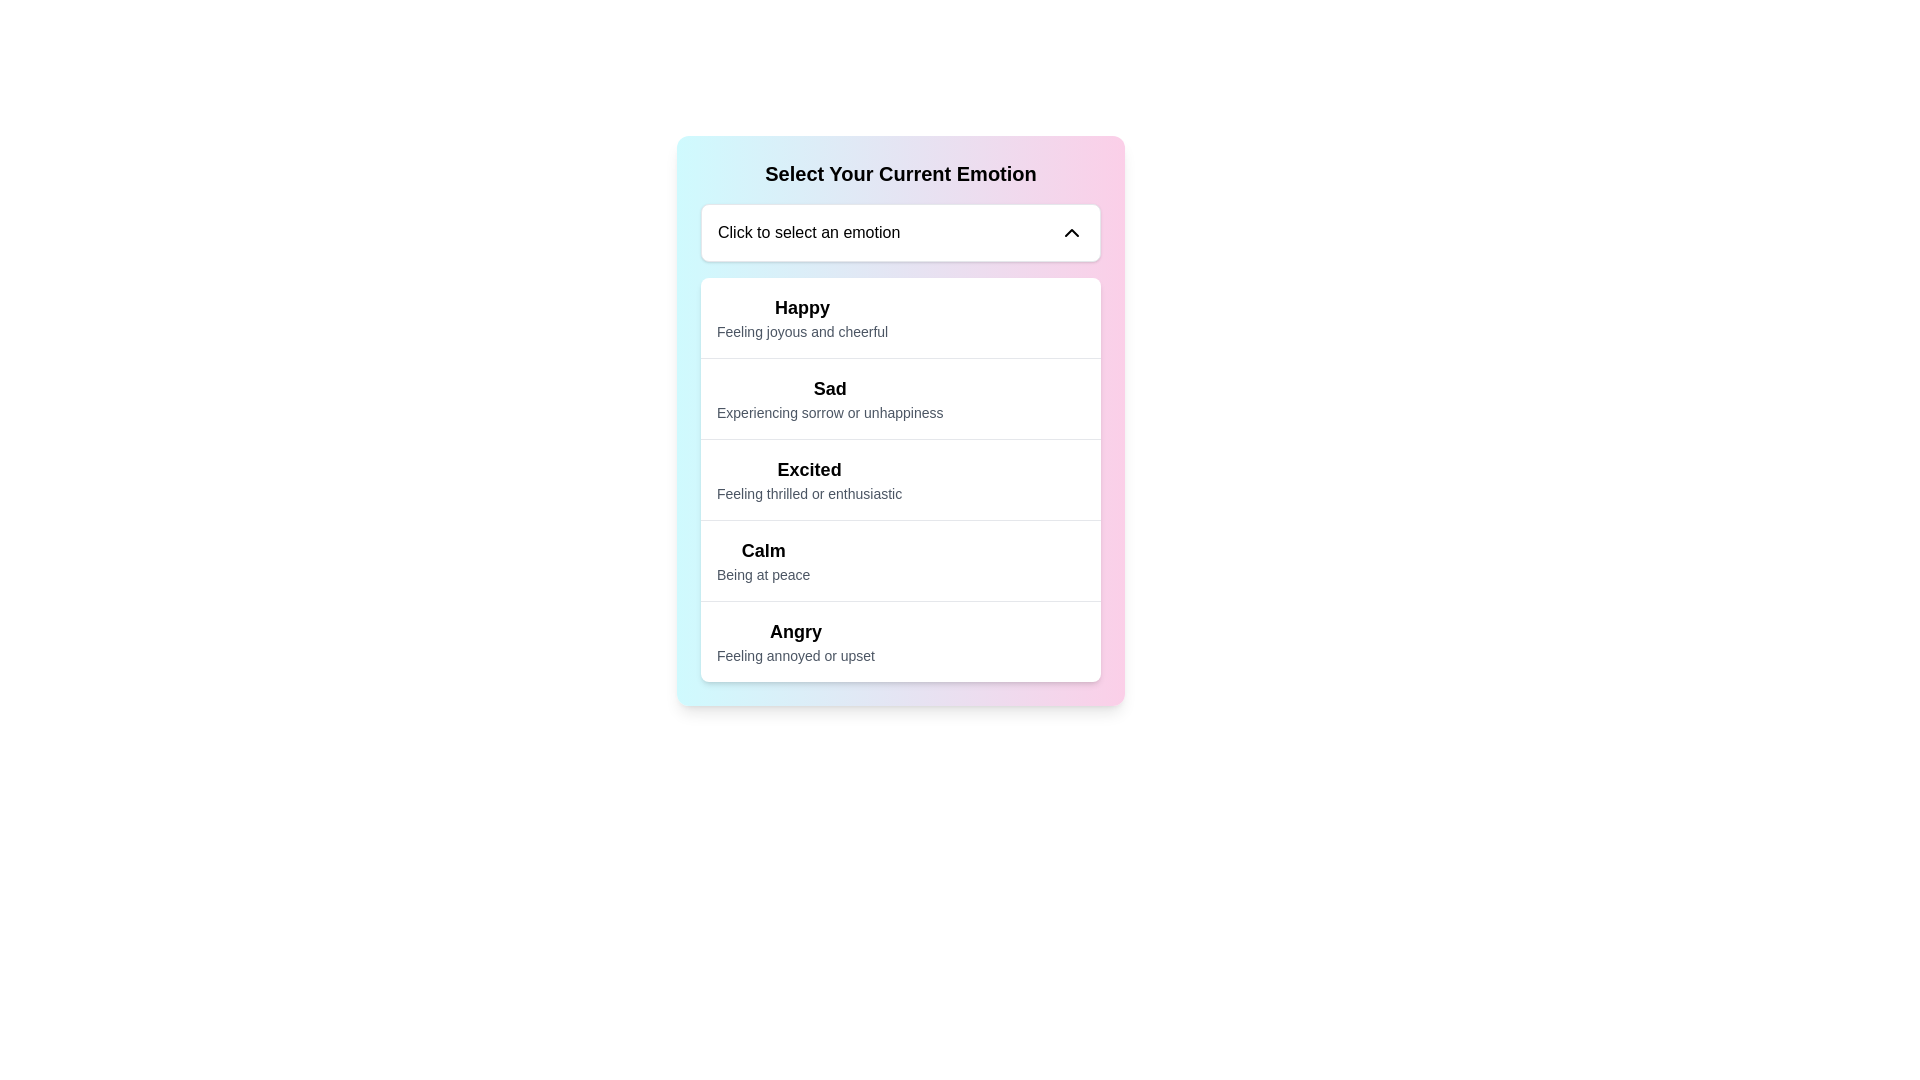 The height and width of the screenshot is (1080, 1920). I want to click on the text header that says 'Select Your Current Emotion', which is styled in a large, bold font and positioned at the top of the gradient-background card, so click(900, 172).